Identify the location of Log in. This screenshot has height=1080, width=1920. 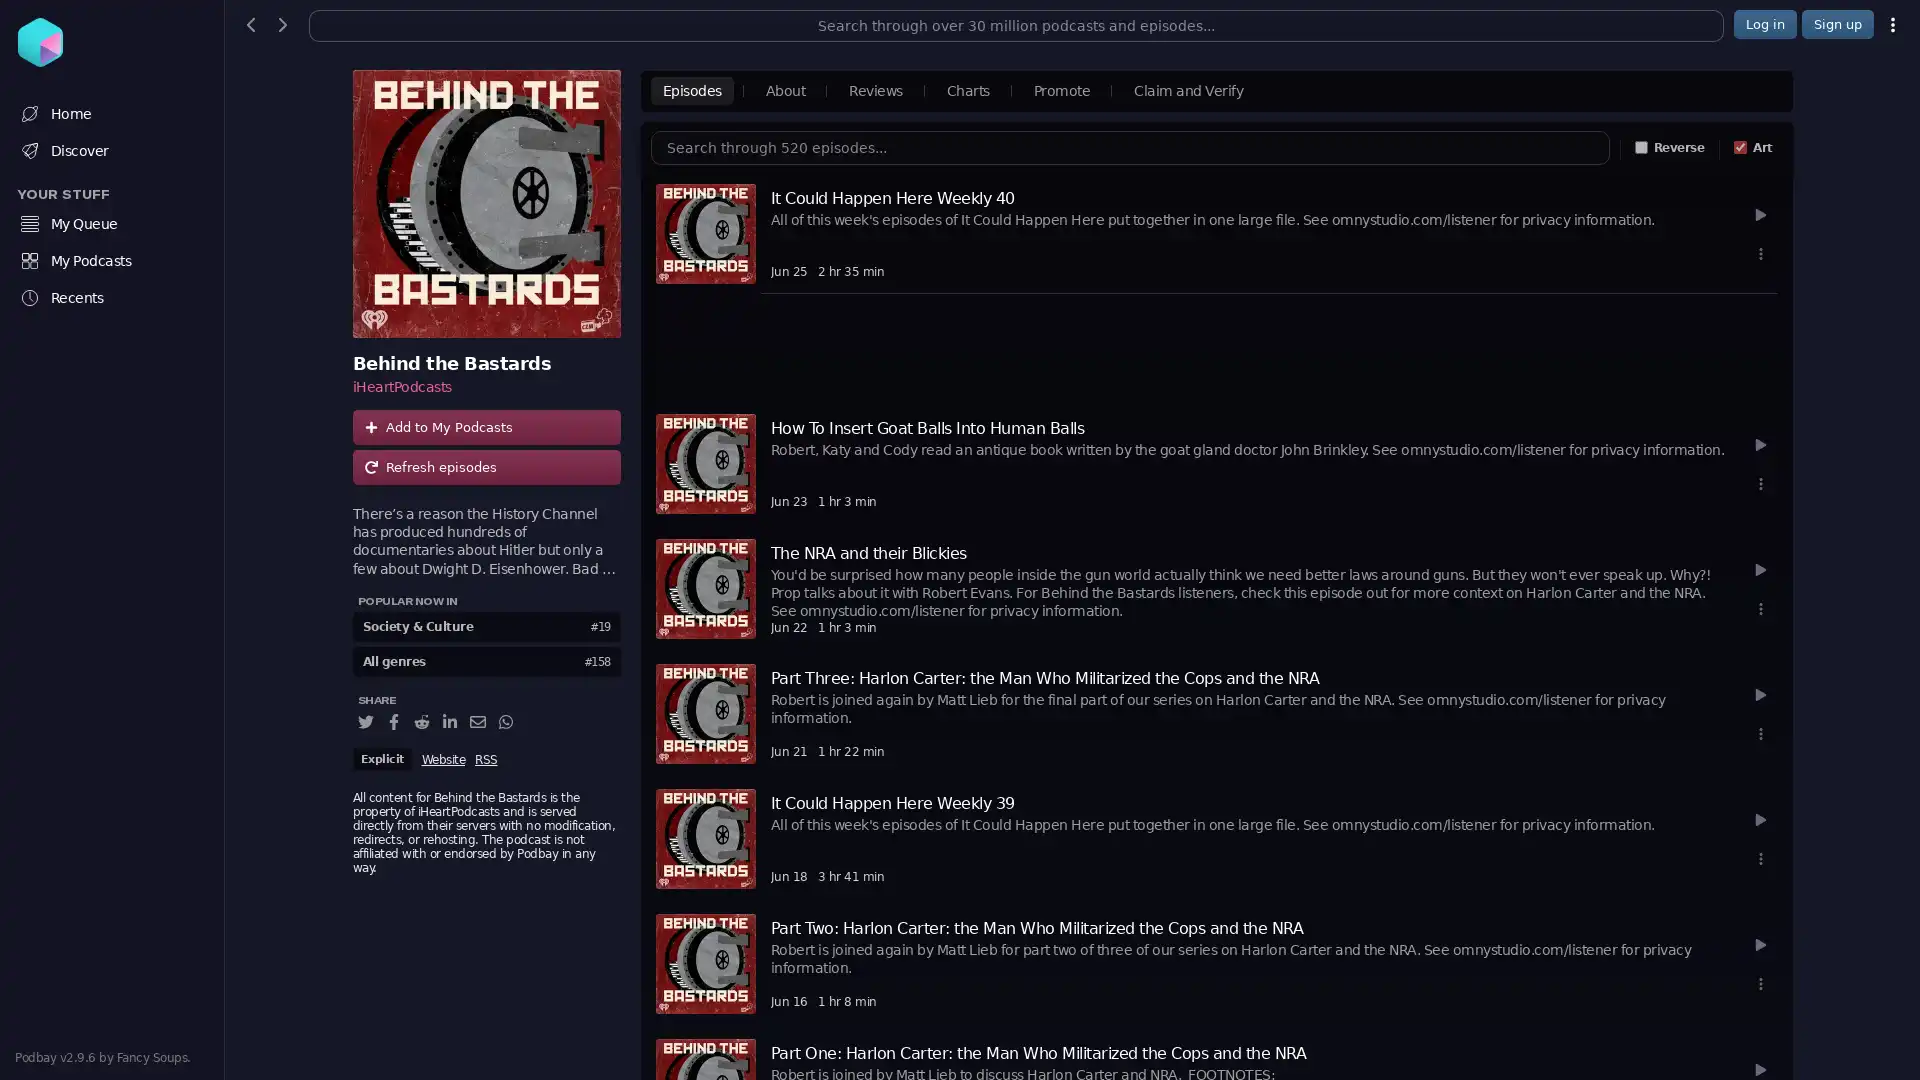
(1765, 24).